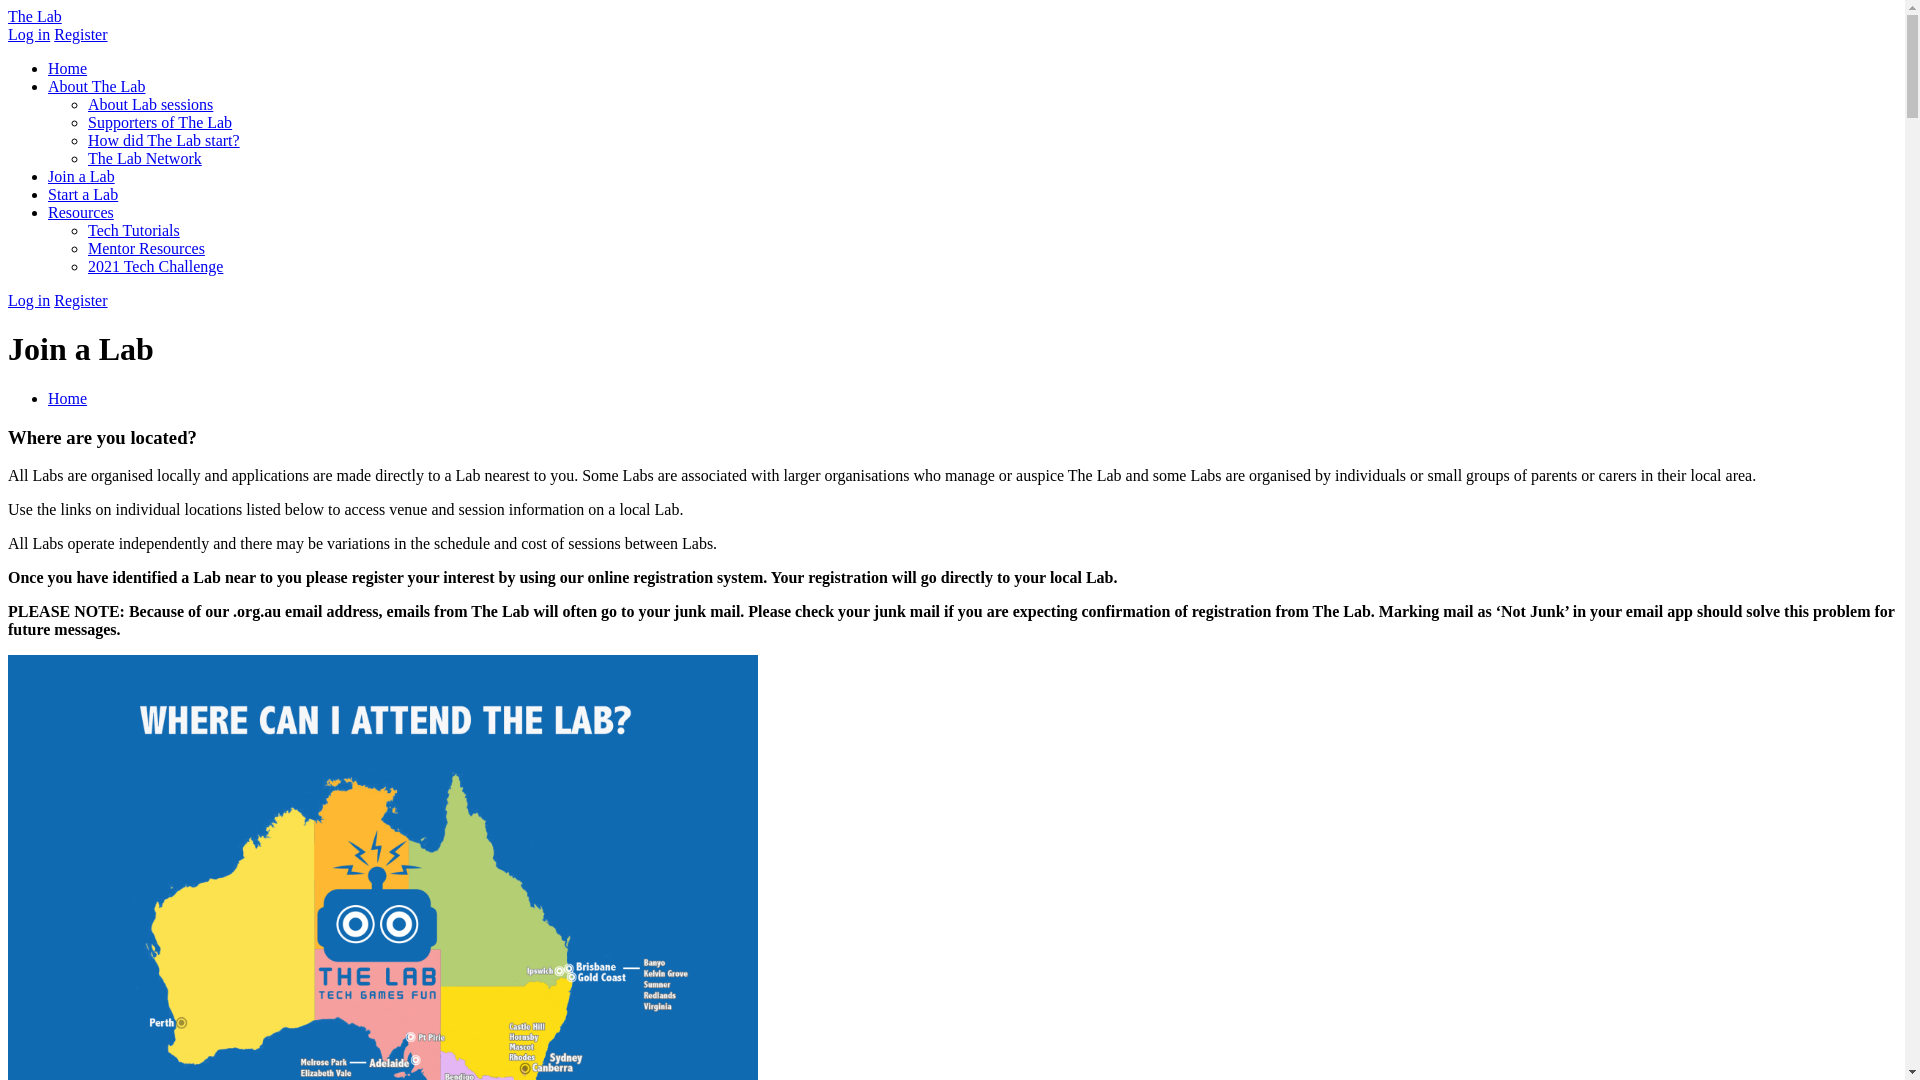 Image resolution: width=1920 pixels, height=1080 pixels. I want to click on 'Resources', so click(80, 212).